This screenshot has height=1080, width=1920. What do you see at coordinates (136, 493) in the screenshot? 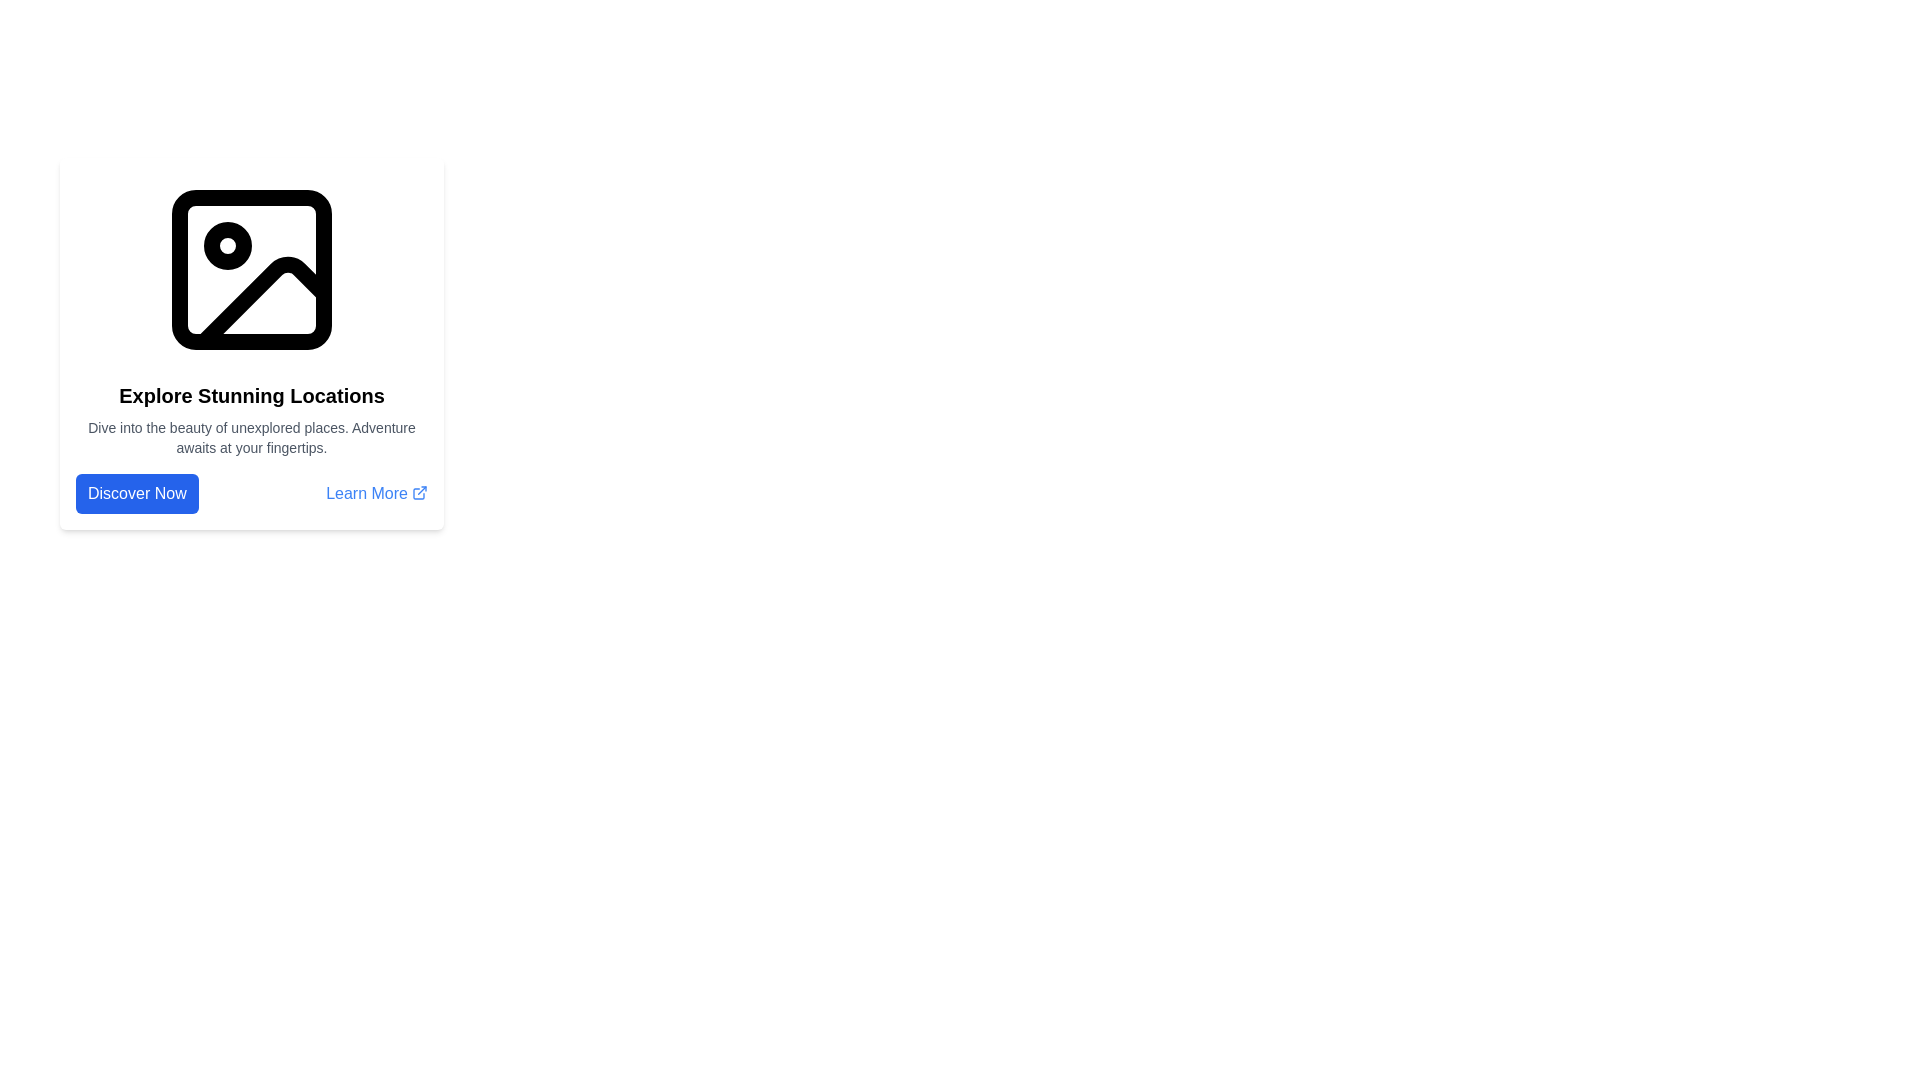
I see `the 'Discover Now' button, which is a rectangular button with rounded corners and a solid blue background, located to the left of the 'Learn More' link` at bounding box center [136, 493].